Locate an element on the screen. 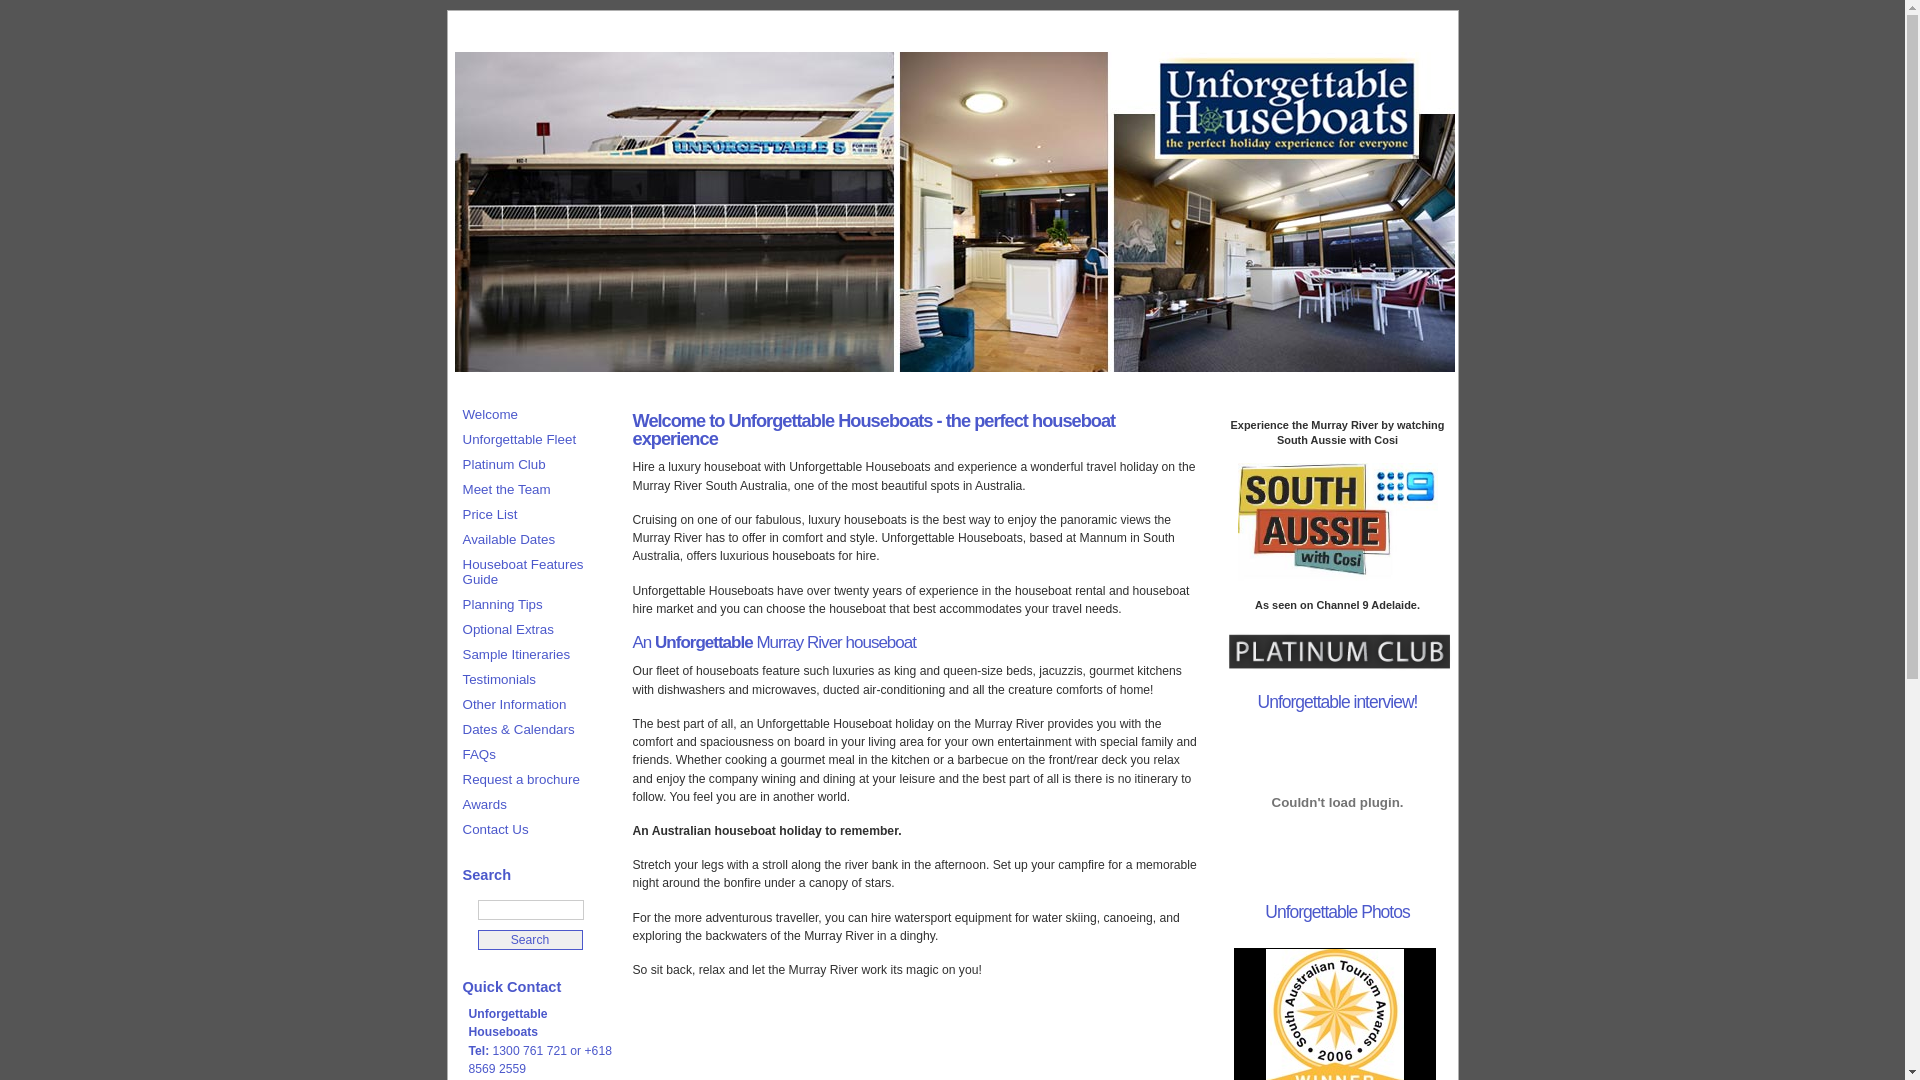  'Awards' is located at coordinates (534, 803).